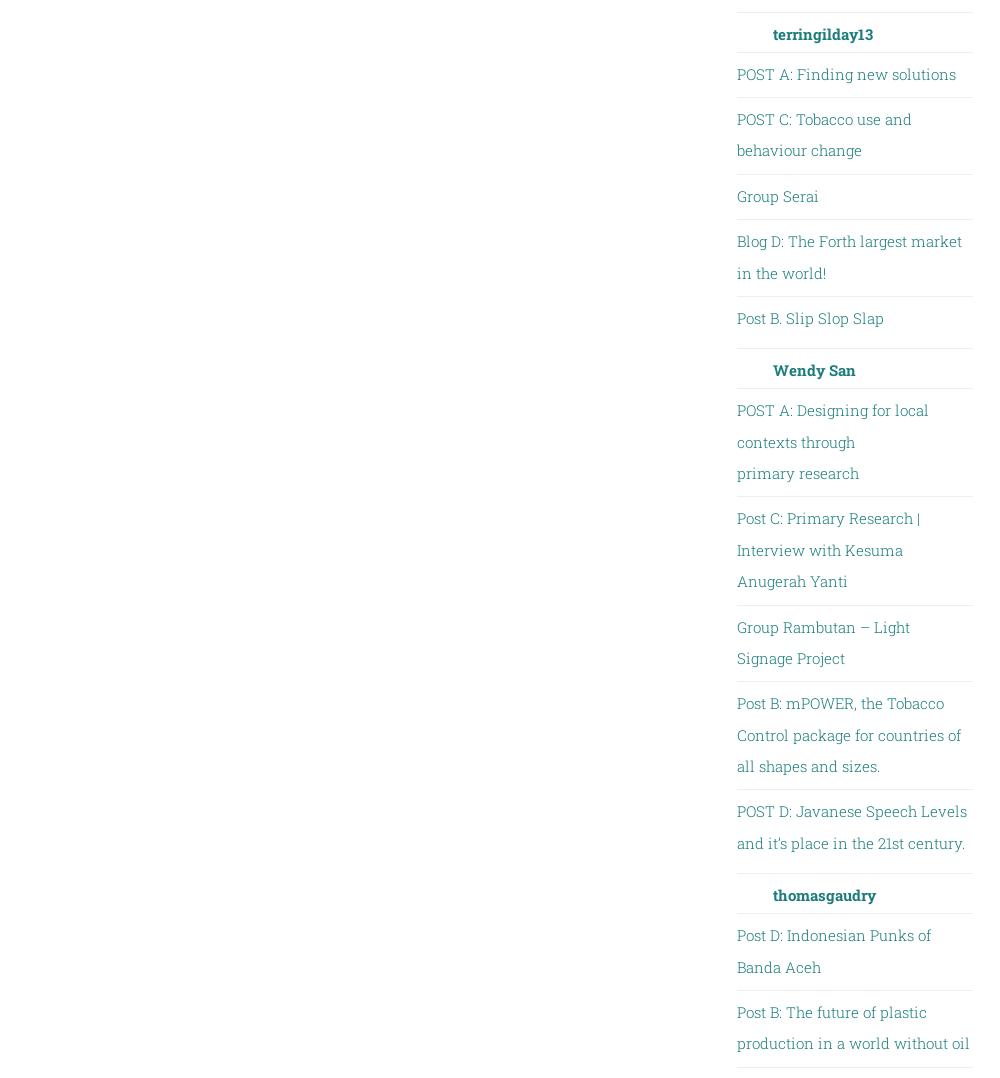 The height and width of the screenshot is (1078, 1000). Describe the element at coordinates (735, 316) in the screenshot. I see `'Post B. Slip Slop Slap'` at that location.